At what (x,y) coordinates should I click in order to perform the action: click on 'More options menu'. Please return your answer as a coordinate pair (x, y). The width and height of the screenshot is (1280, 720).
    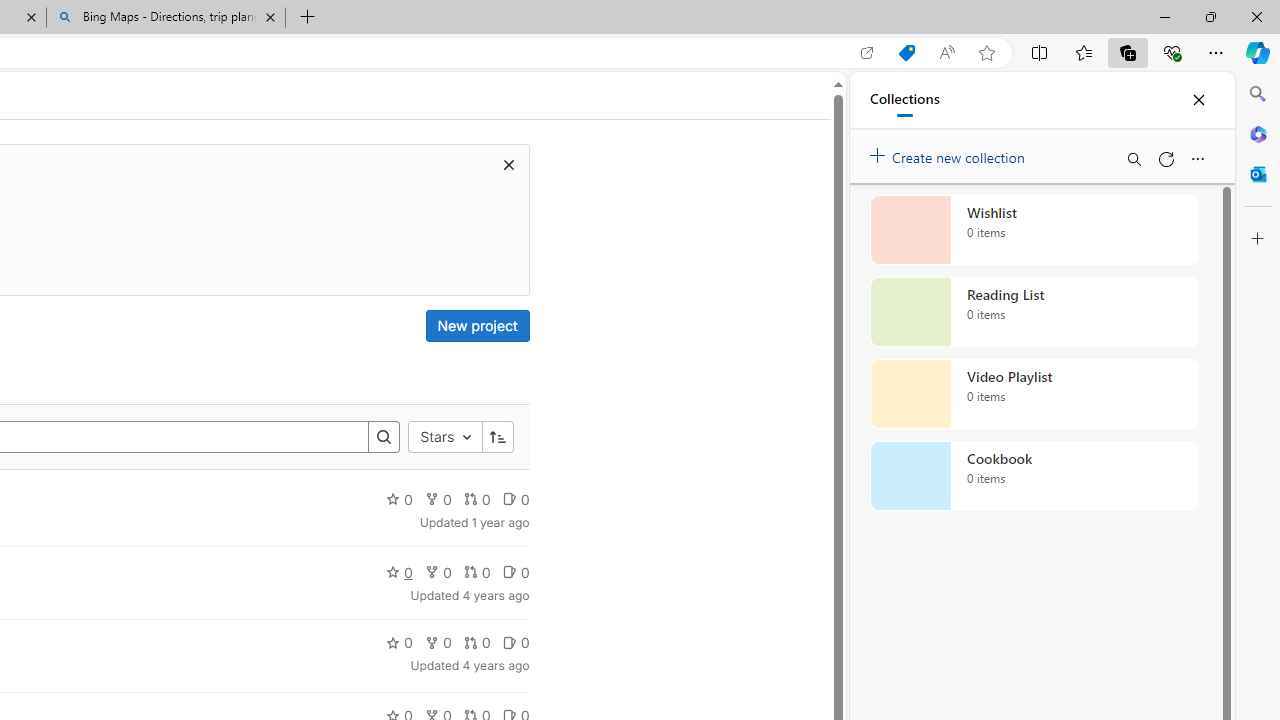
    Looking at the image, I should click on (1197, 158).